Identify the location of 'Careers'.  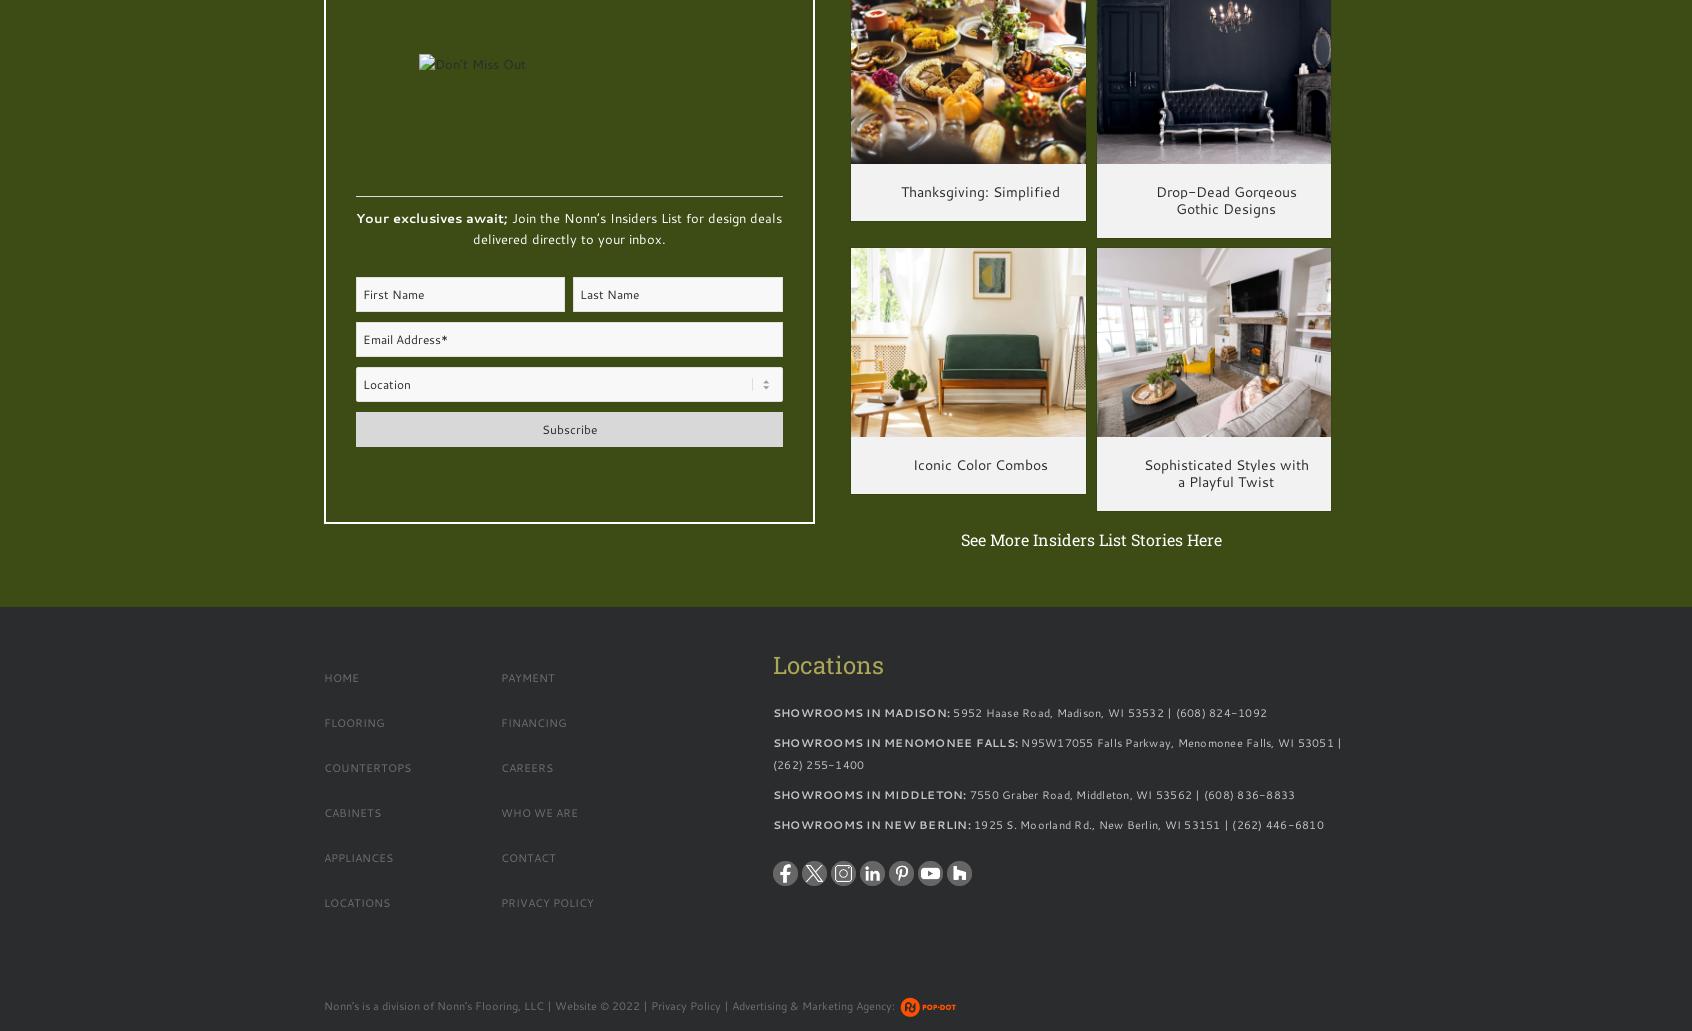
(501, 765).